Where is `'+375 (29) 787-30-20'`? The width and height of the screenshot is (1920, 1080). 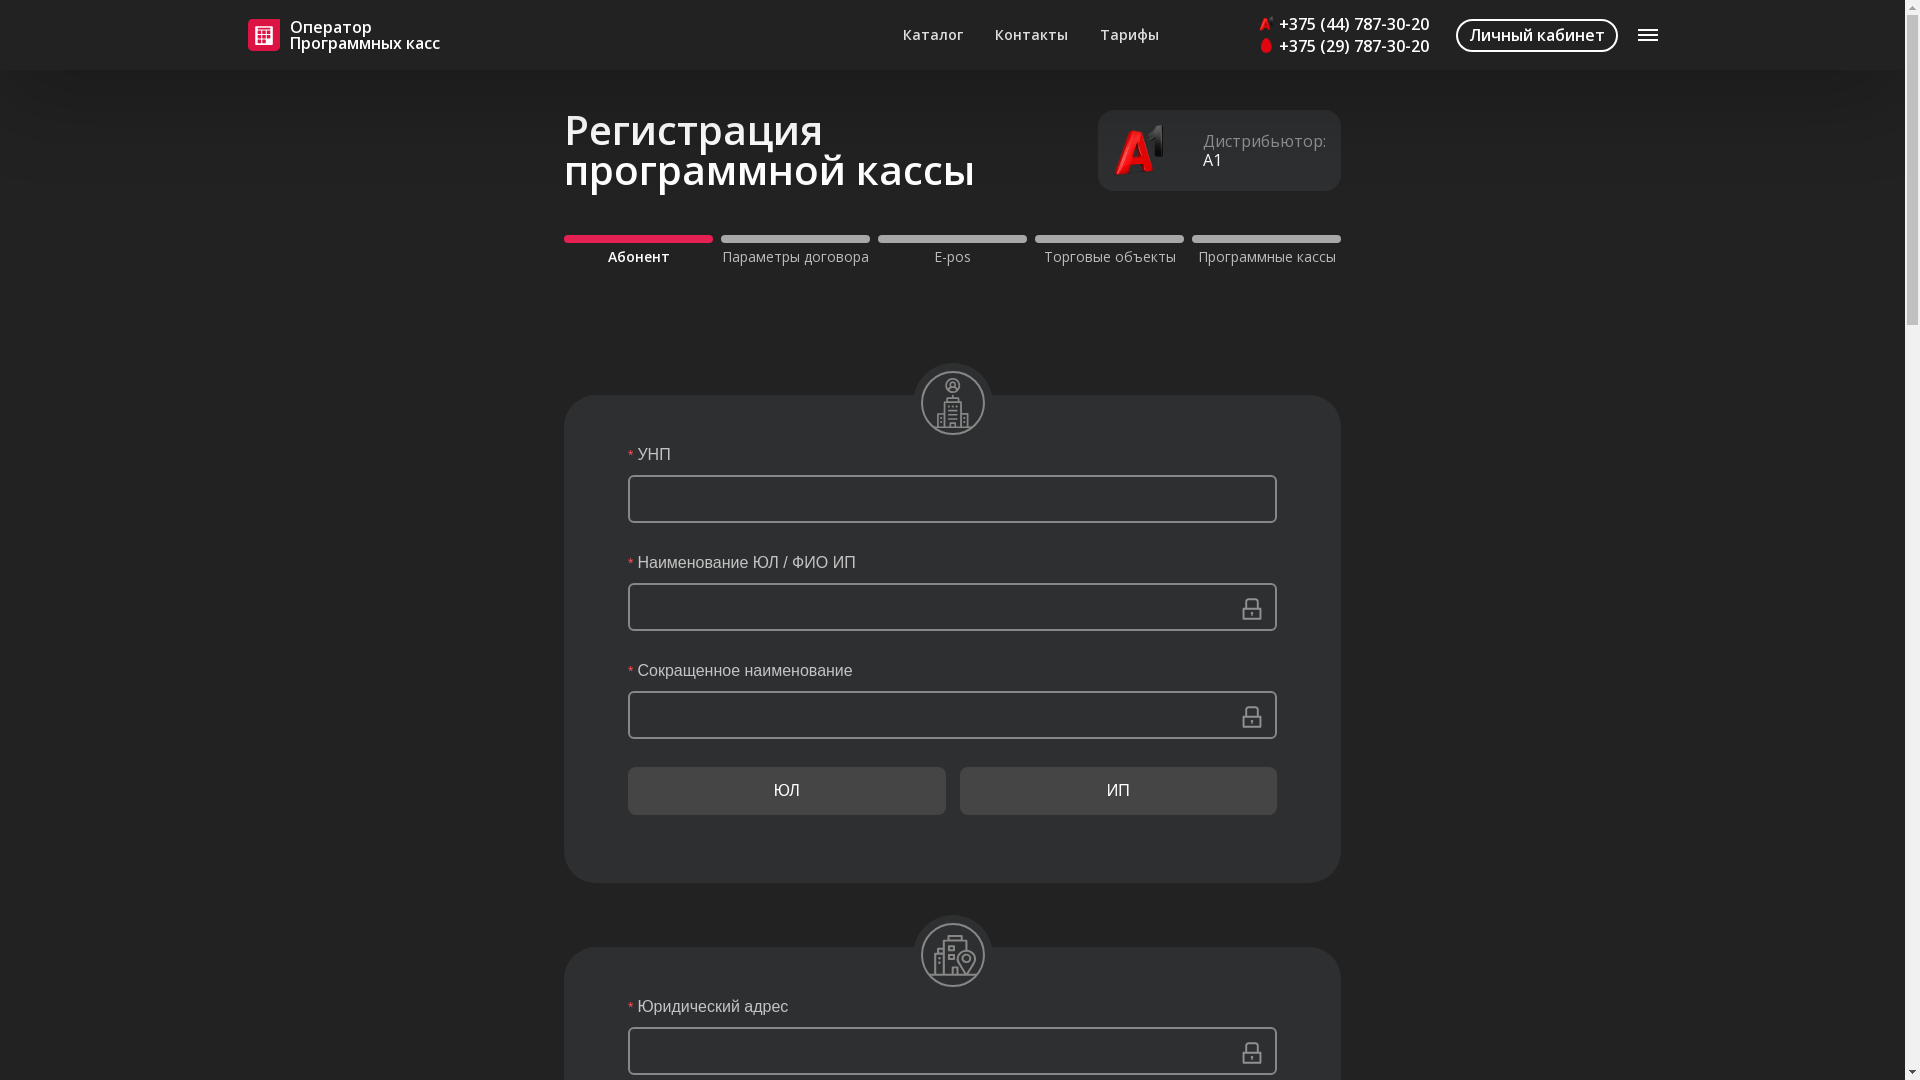 '+375 (29) 787-30-20' is located at coordinates (1343, 45).